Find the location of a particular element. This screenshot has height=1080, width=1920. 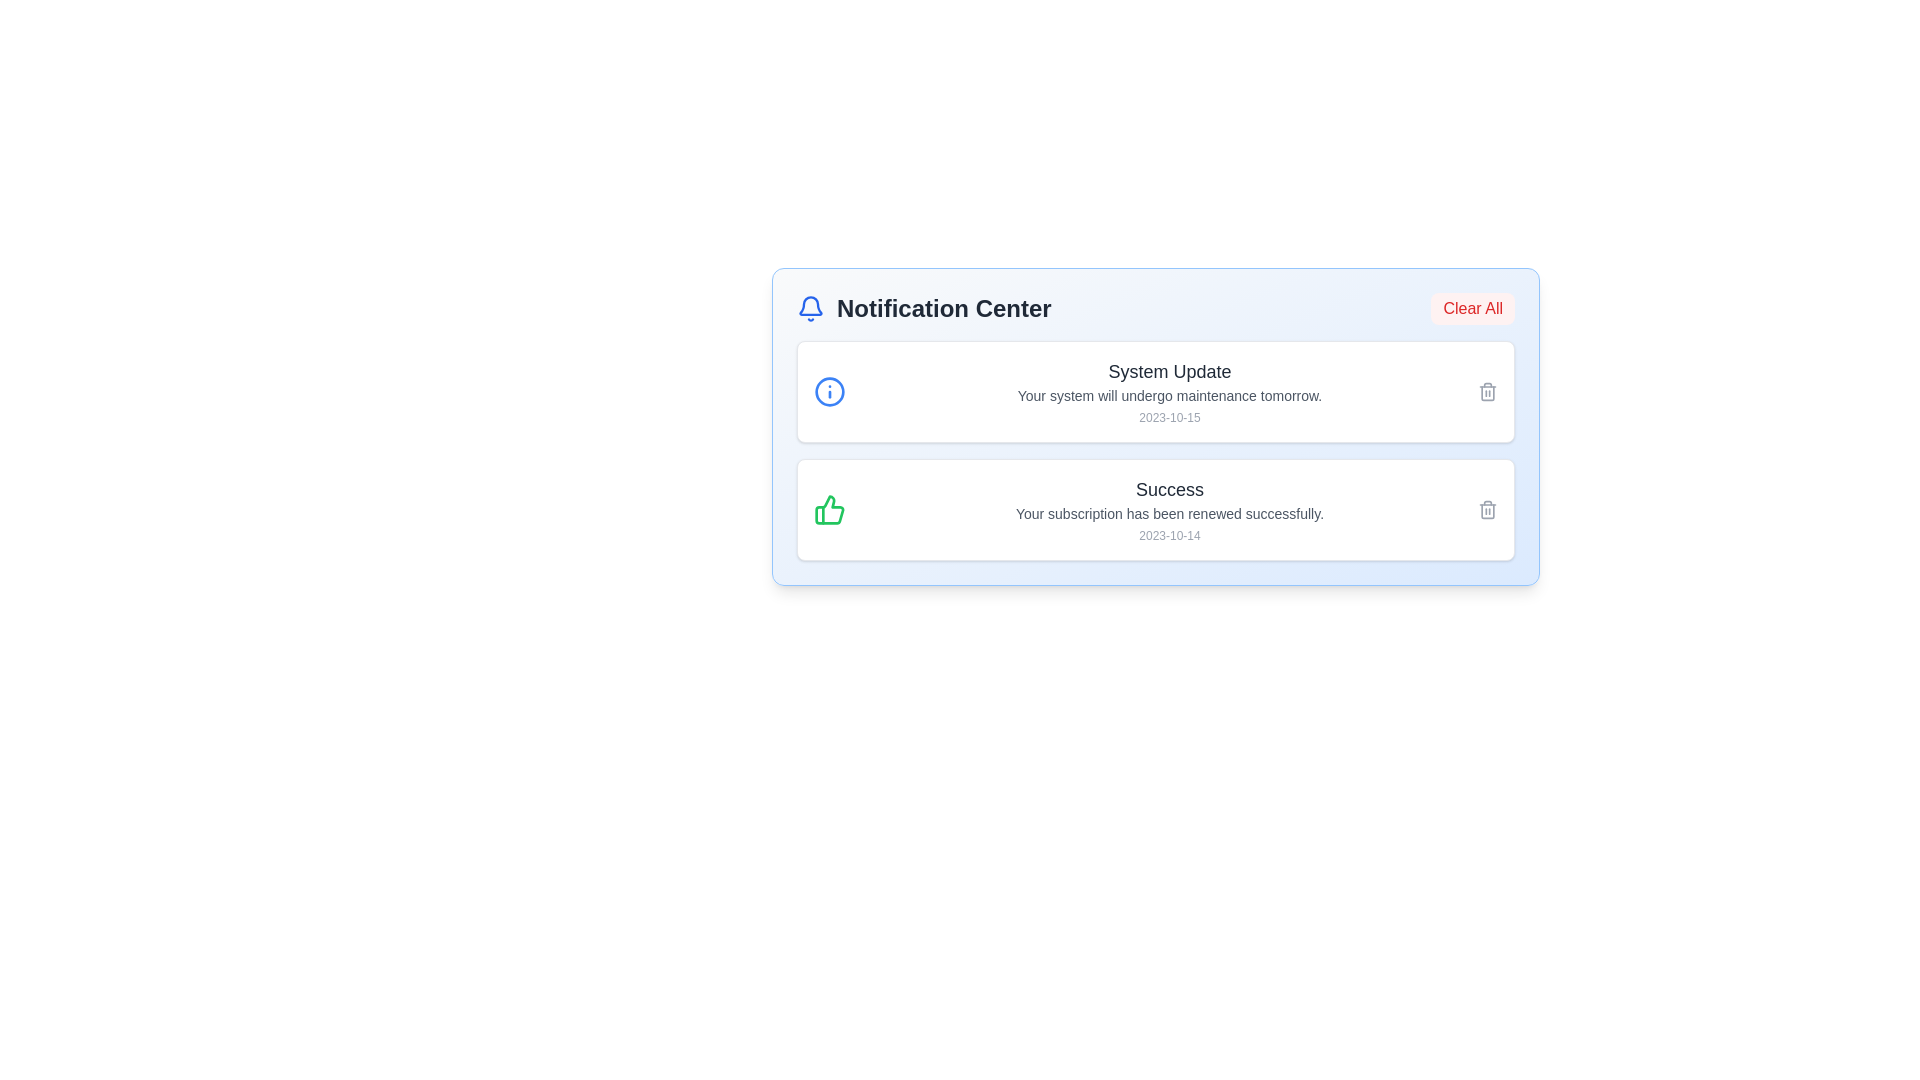

the green thumbs-up icon located to the left of the 'Success' text in the Notification Center interface is located at coordinates (829, 508).